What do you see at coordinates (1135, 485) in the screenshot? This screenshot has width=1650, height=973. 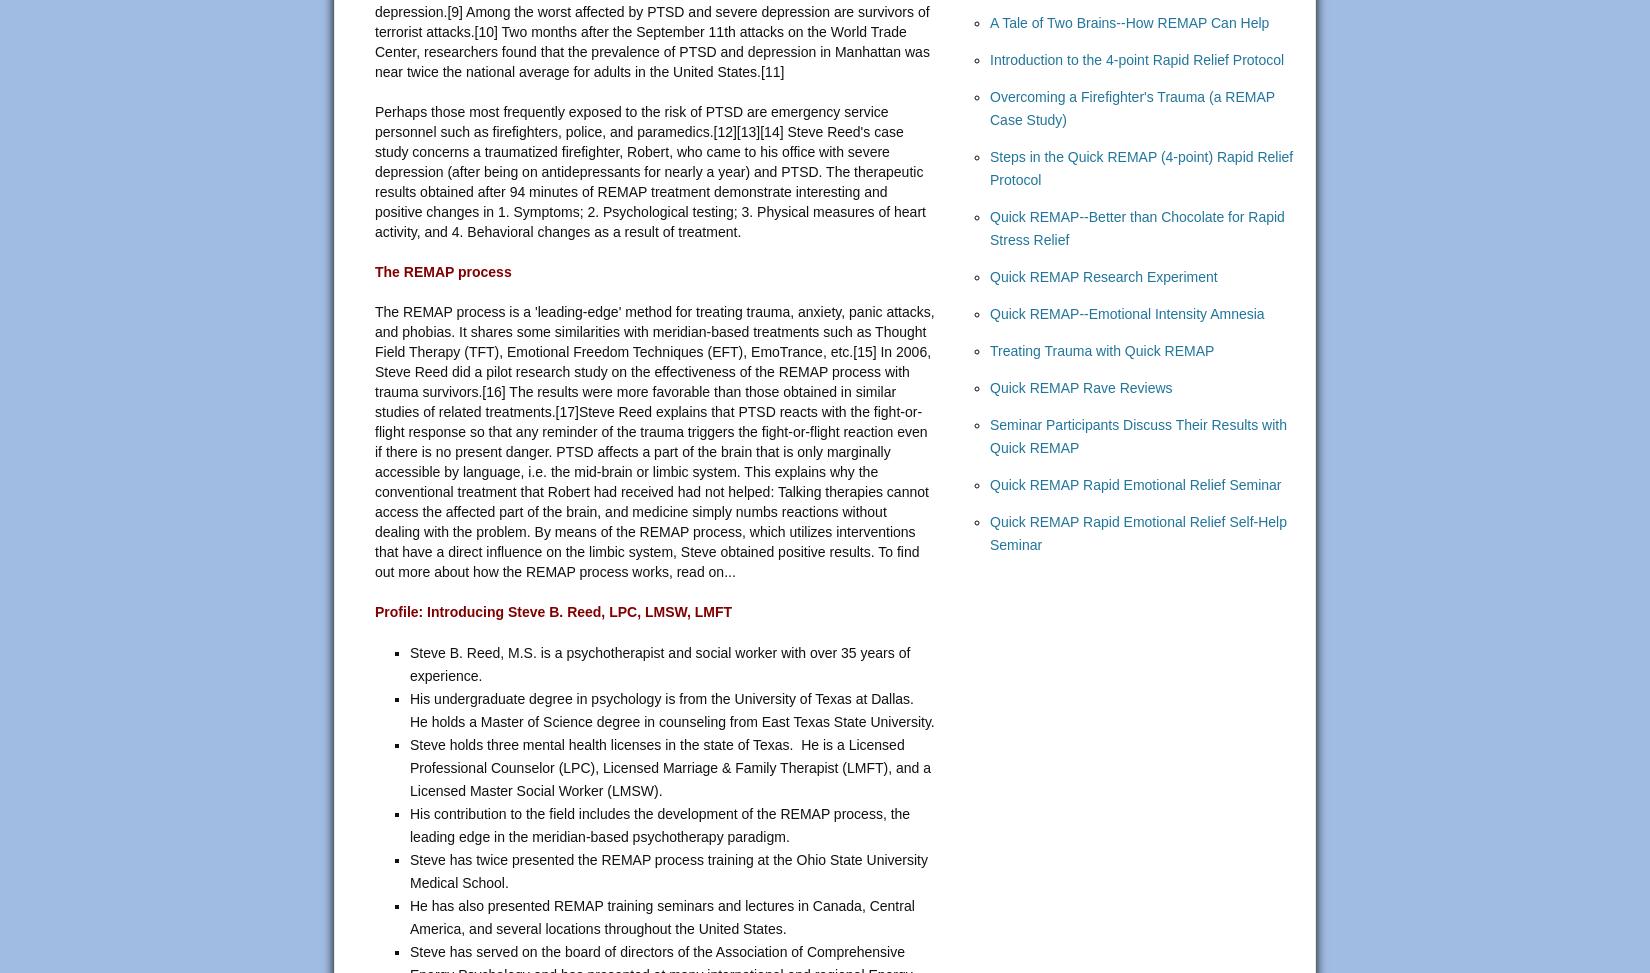 I see `'Quick REMAP Rapid Emotional Relief Seminar'` at bounding box center [1135, 485].